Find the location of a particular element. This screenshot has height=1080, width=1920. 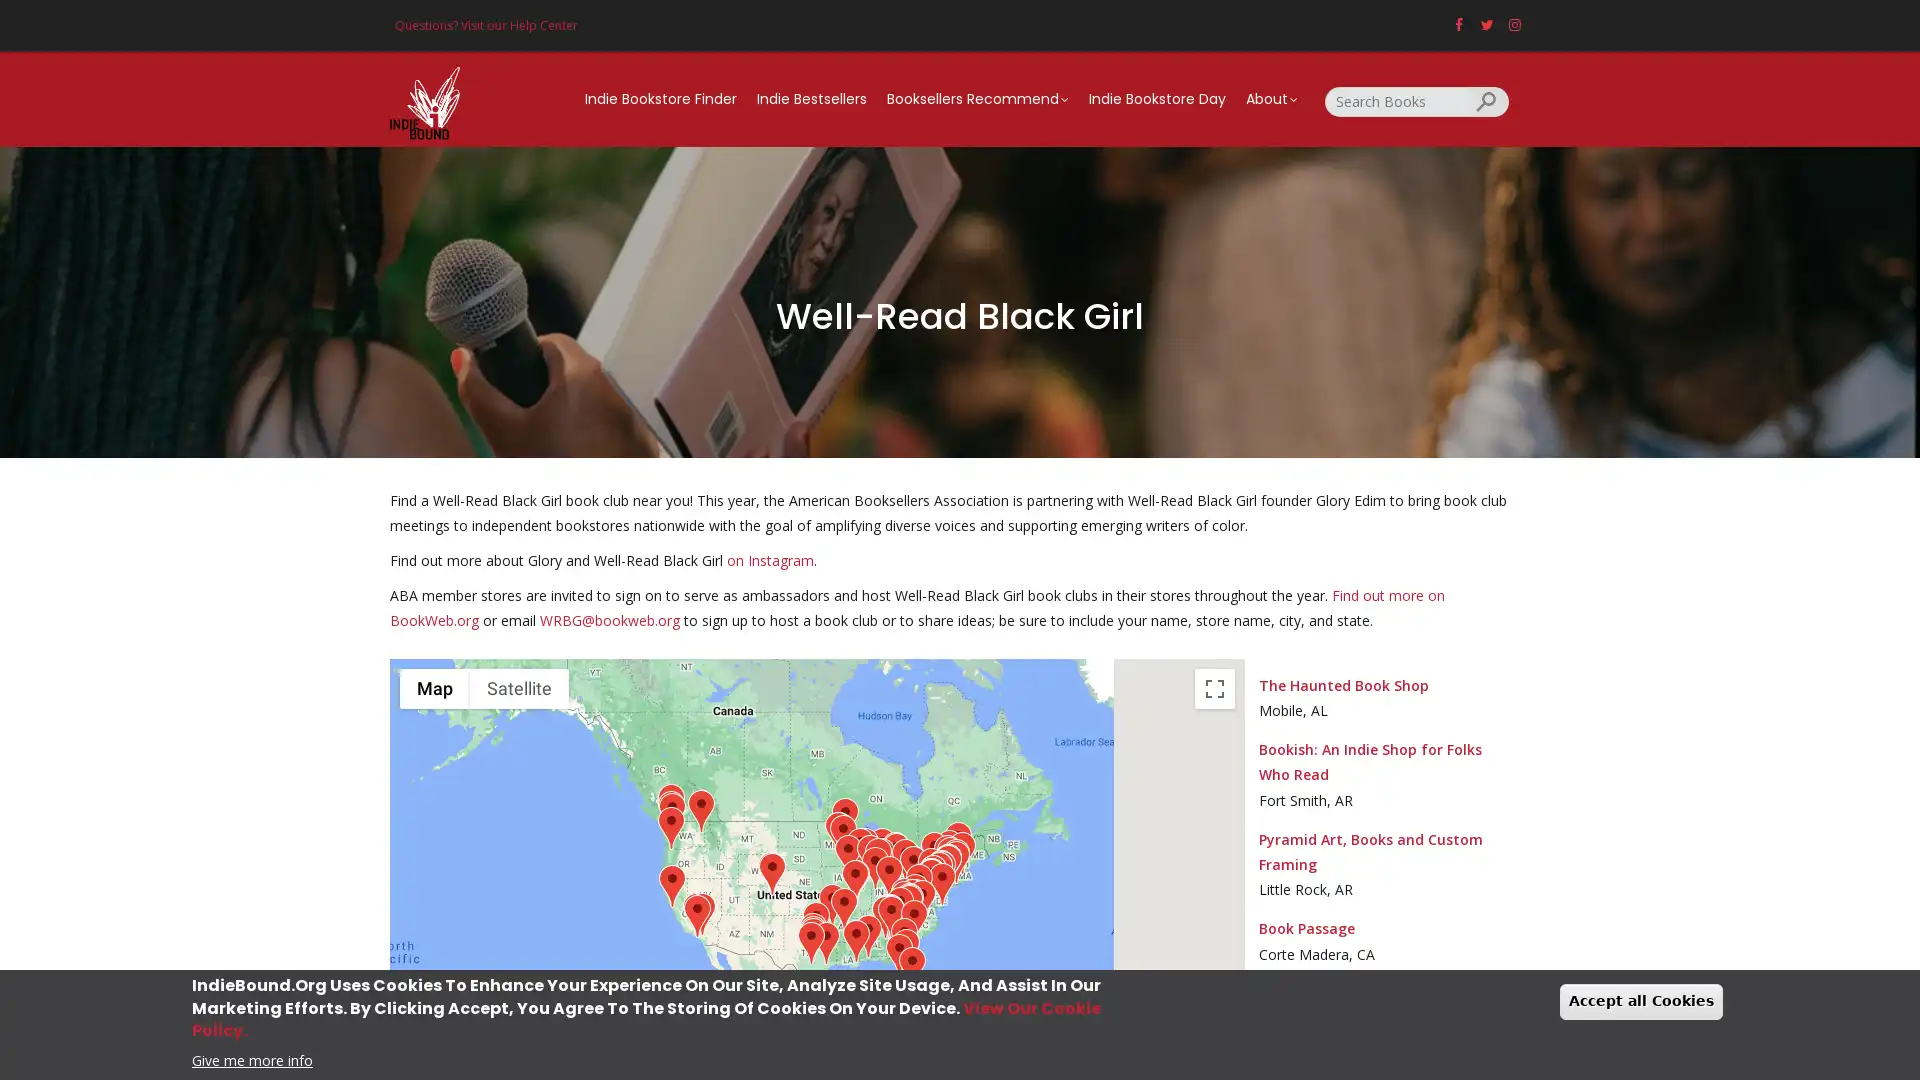

Horton's Books & Gifts is located at coordinates (883, 916).